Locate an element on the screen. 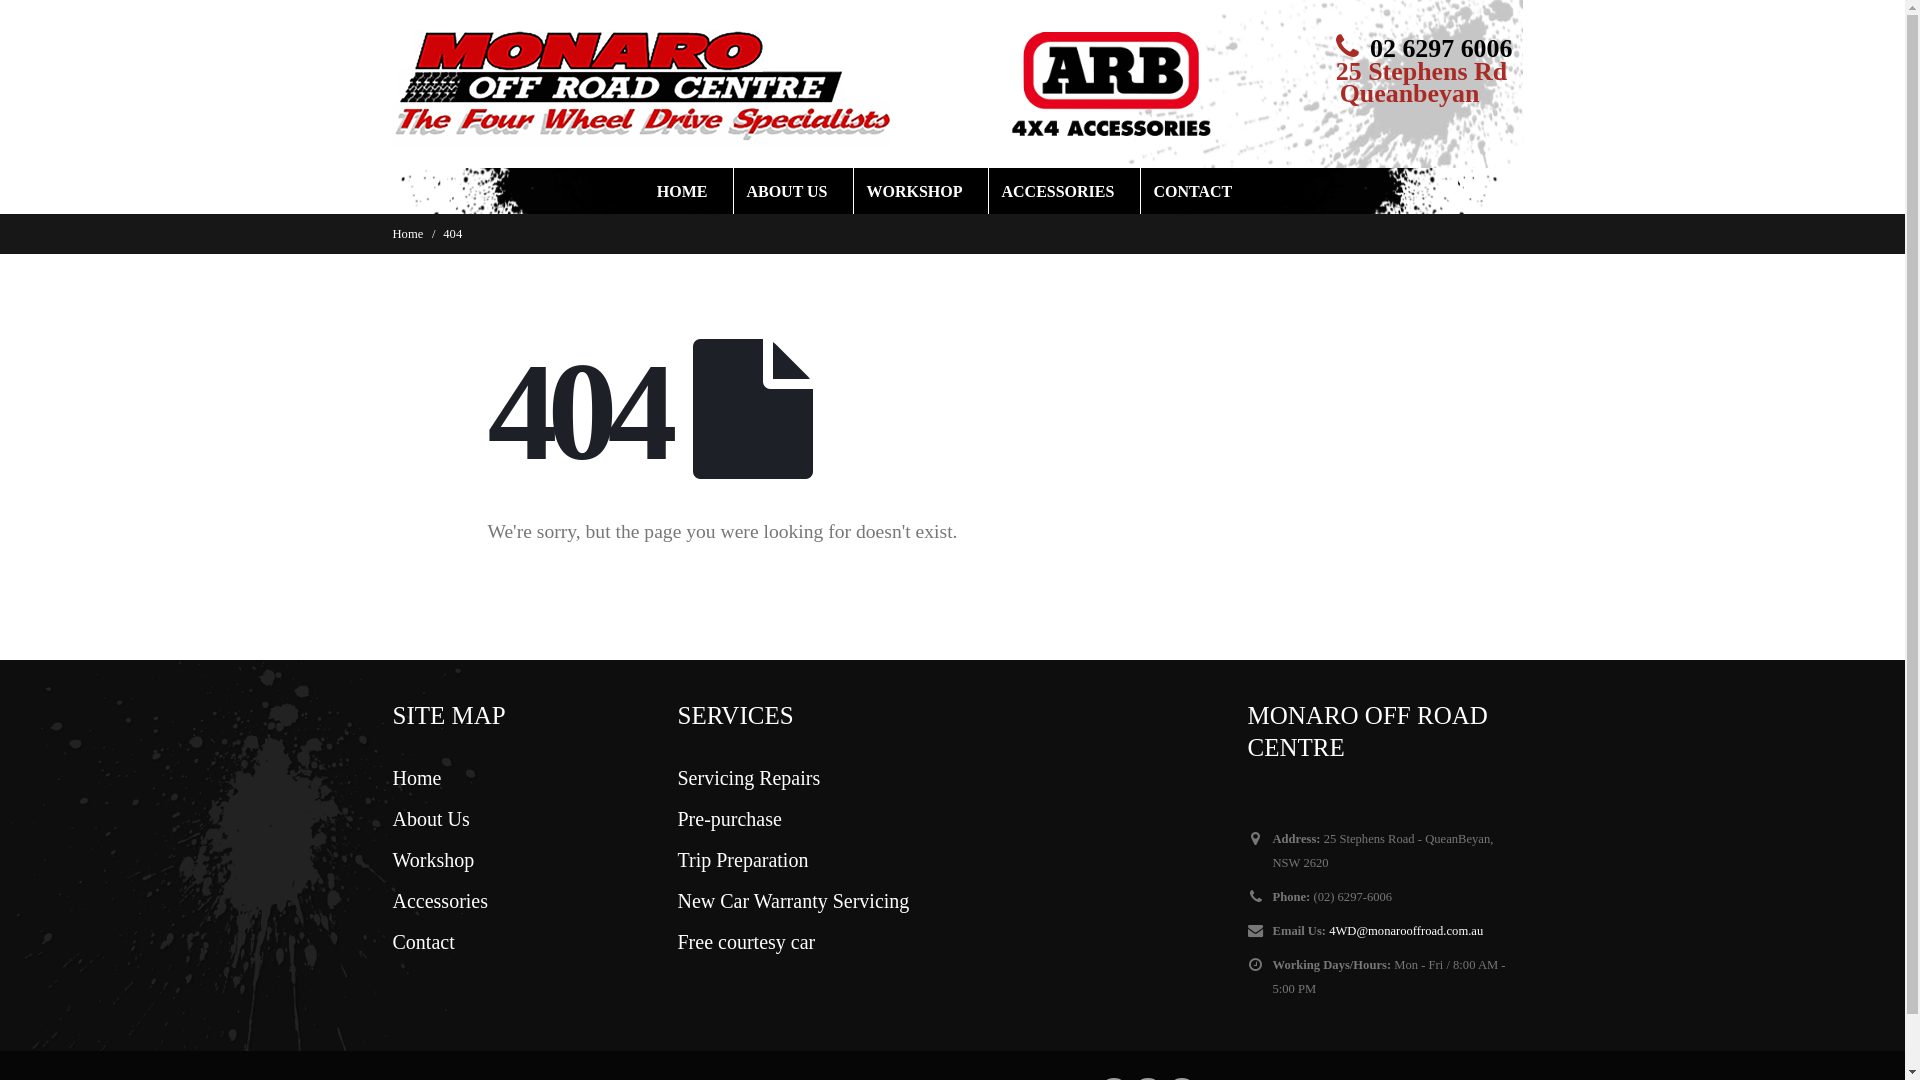  'ACCESSORIES' is located at coordinates (1064, 191).